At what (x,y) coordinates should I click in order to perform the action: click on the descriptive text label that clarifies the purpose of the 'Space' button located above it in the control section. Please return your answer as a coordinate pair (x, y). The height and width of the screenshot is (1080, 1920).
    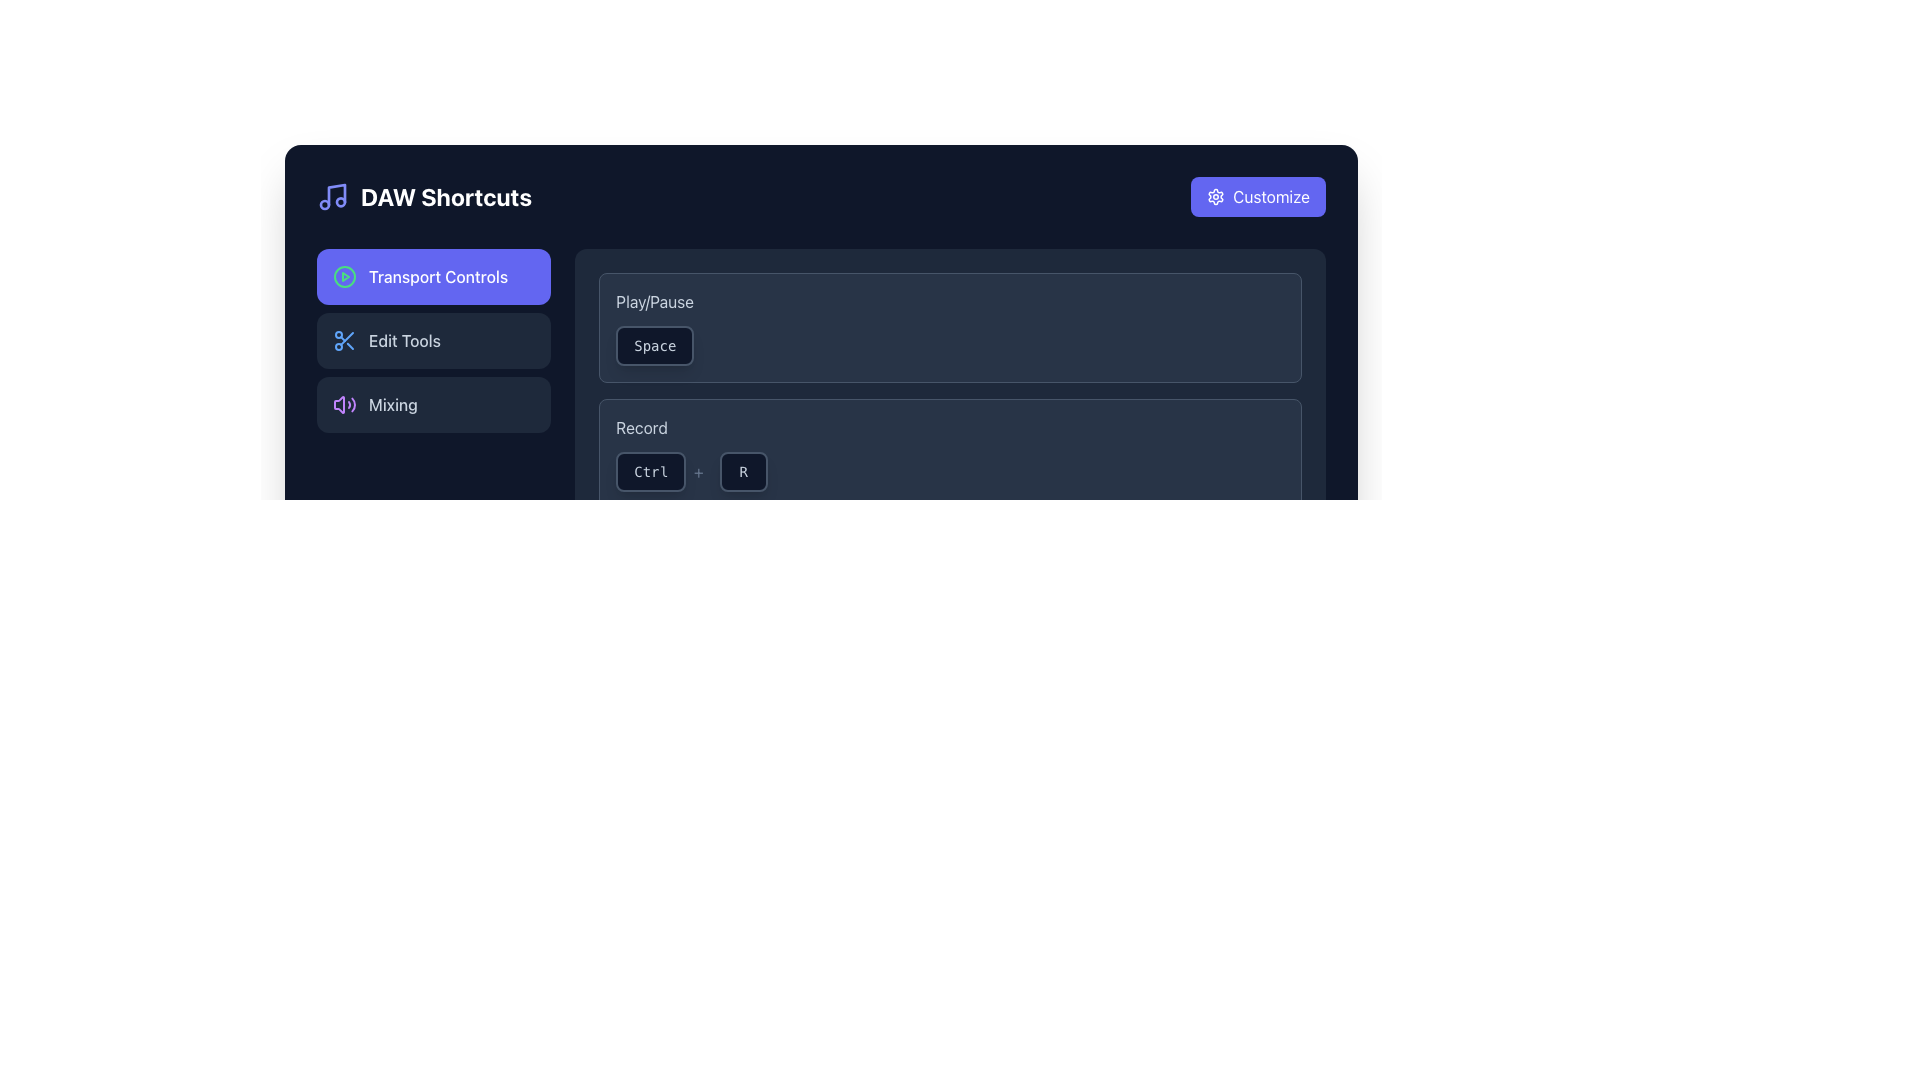
    Looking at the image, I should click on (655, 301).